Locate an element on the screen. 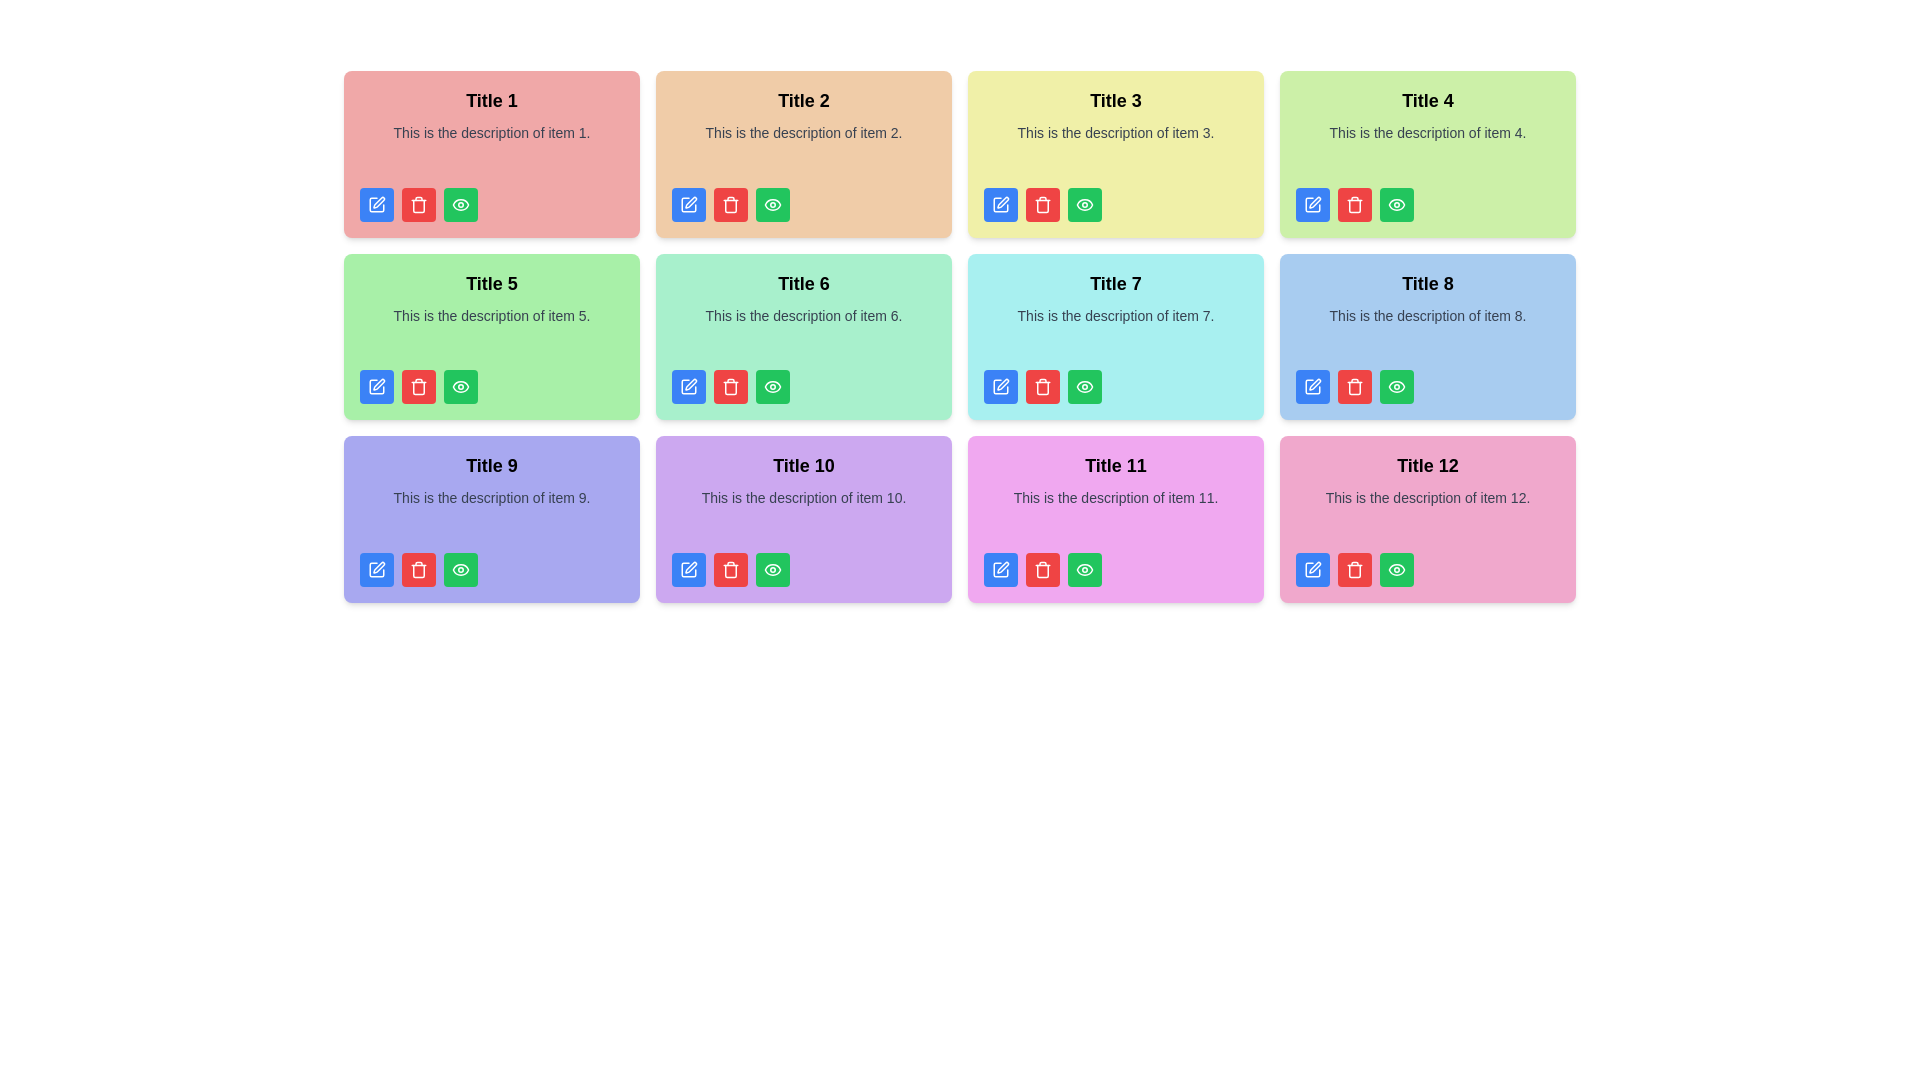 The width and height of the screenshot is (1920, 1080). the eye-shaped icon with a green background and white outline located in the rightmost part of the action buttons row beneath the description text is located at coordinates (459, 386).